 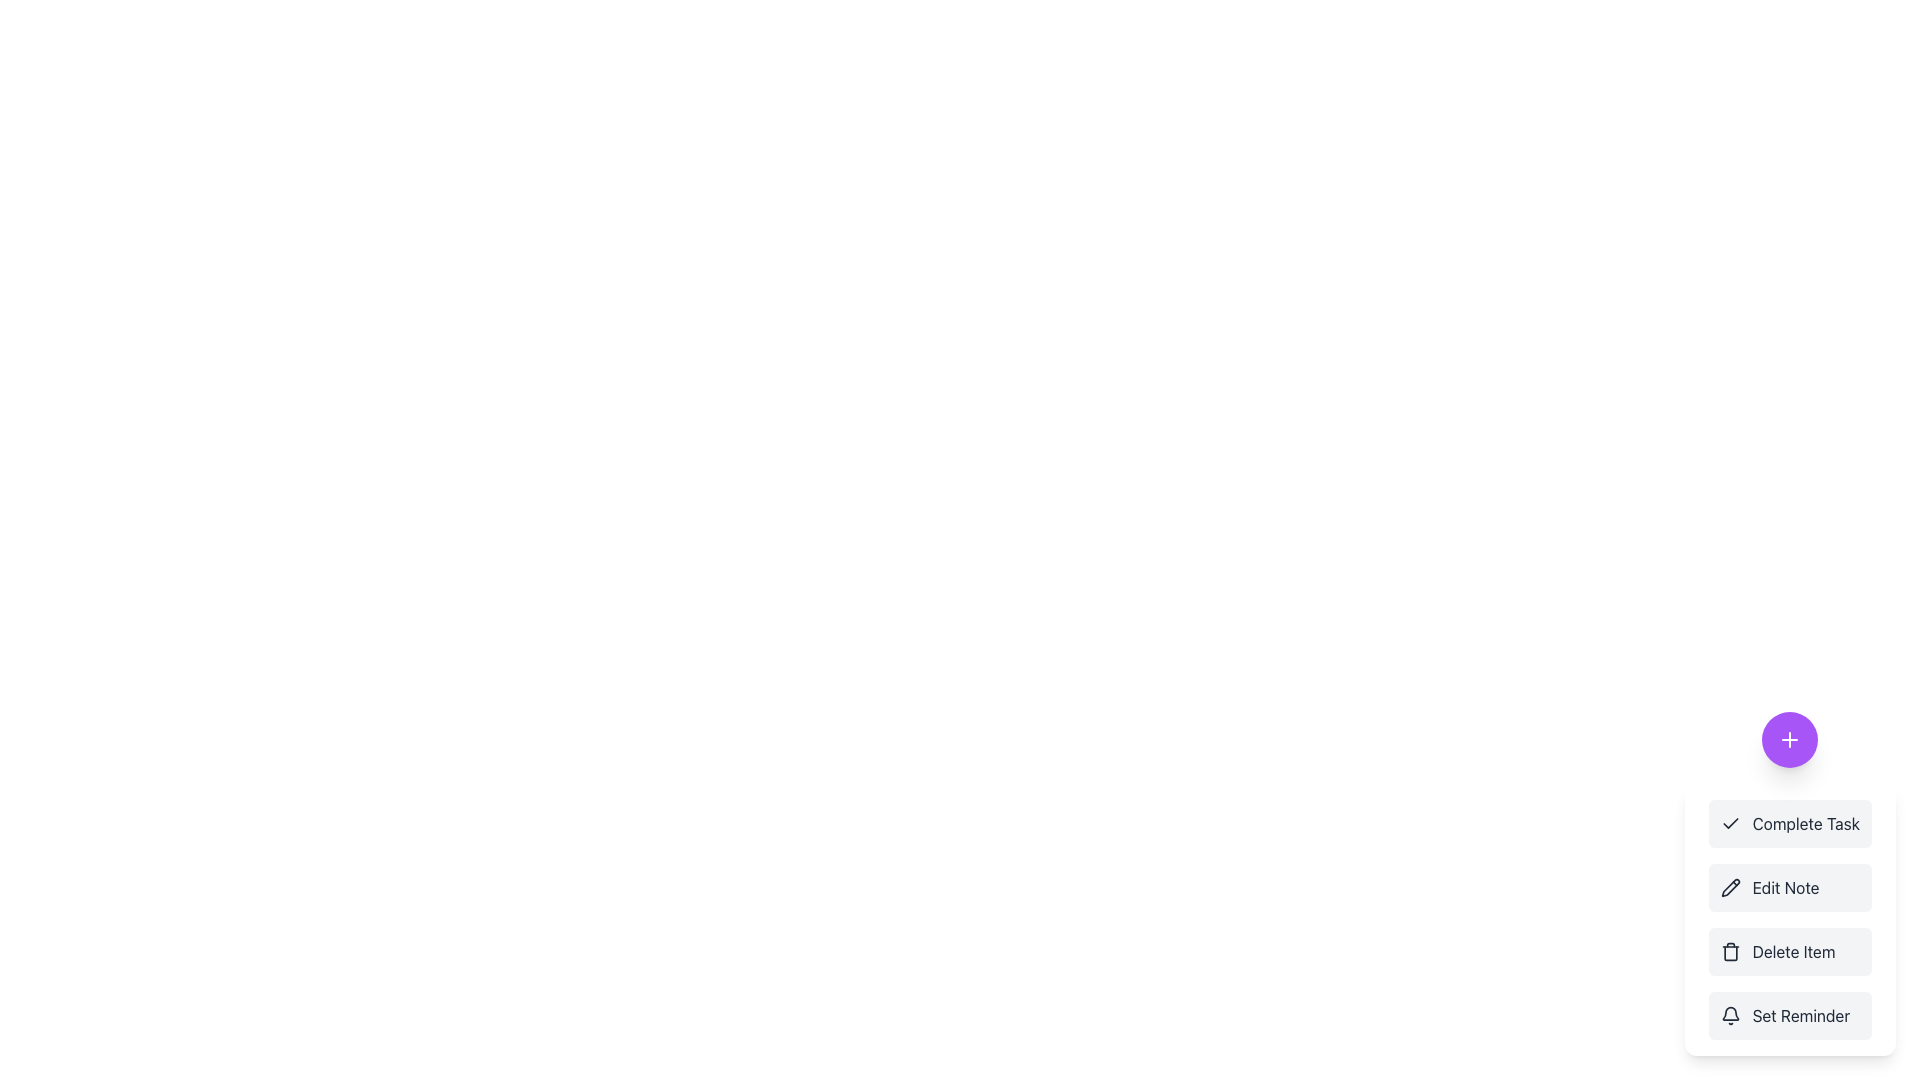 What do you see at coordinates (1790, 886) in the screenshot?
I see `the edit note button, which is the second item in a vertical list of action buttons, to change its background color` at bounding box center [1790, 886].